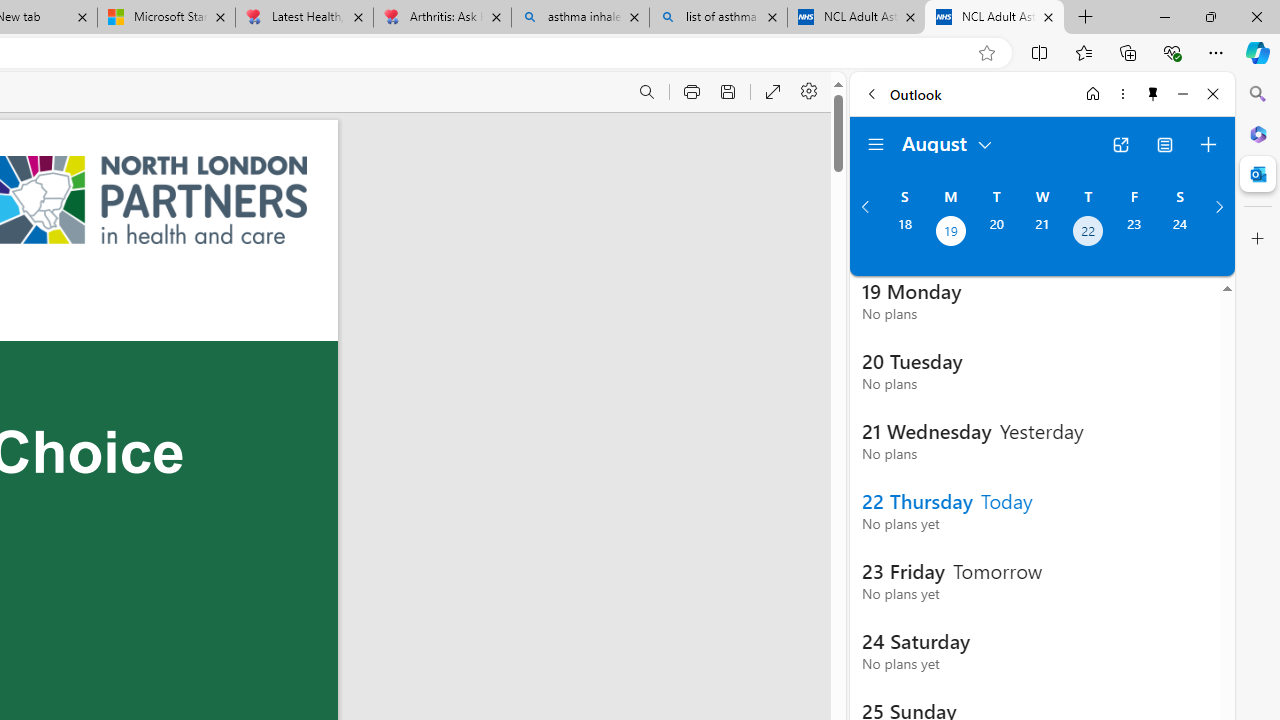 This screenshot has height=720, width=1280. I want to click on 'Microsoft Start', so click(167, 17).